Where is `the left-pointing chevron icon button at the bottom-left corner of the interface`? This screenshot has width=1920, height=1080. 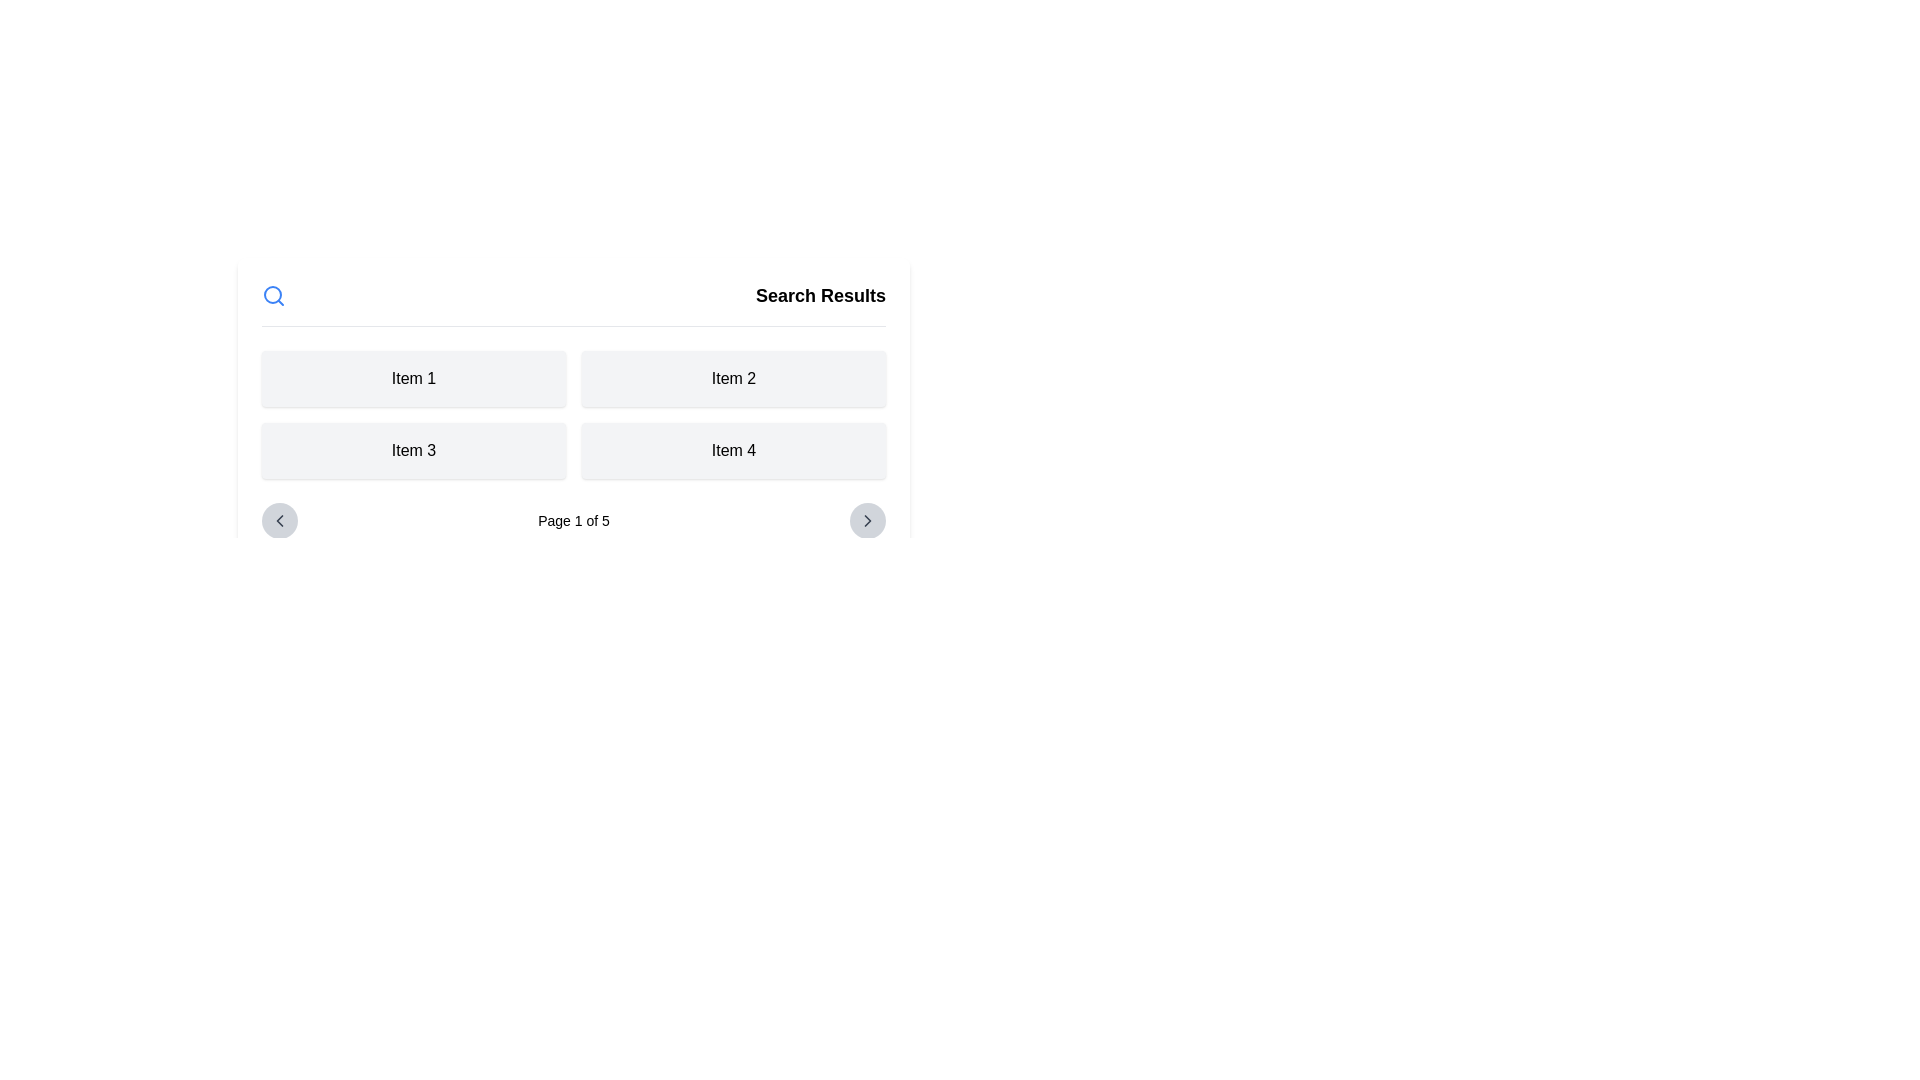 the left-pointing chevron icon button at the bottom-left corner of the interface is located at coordinates (278, 519).